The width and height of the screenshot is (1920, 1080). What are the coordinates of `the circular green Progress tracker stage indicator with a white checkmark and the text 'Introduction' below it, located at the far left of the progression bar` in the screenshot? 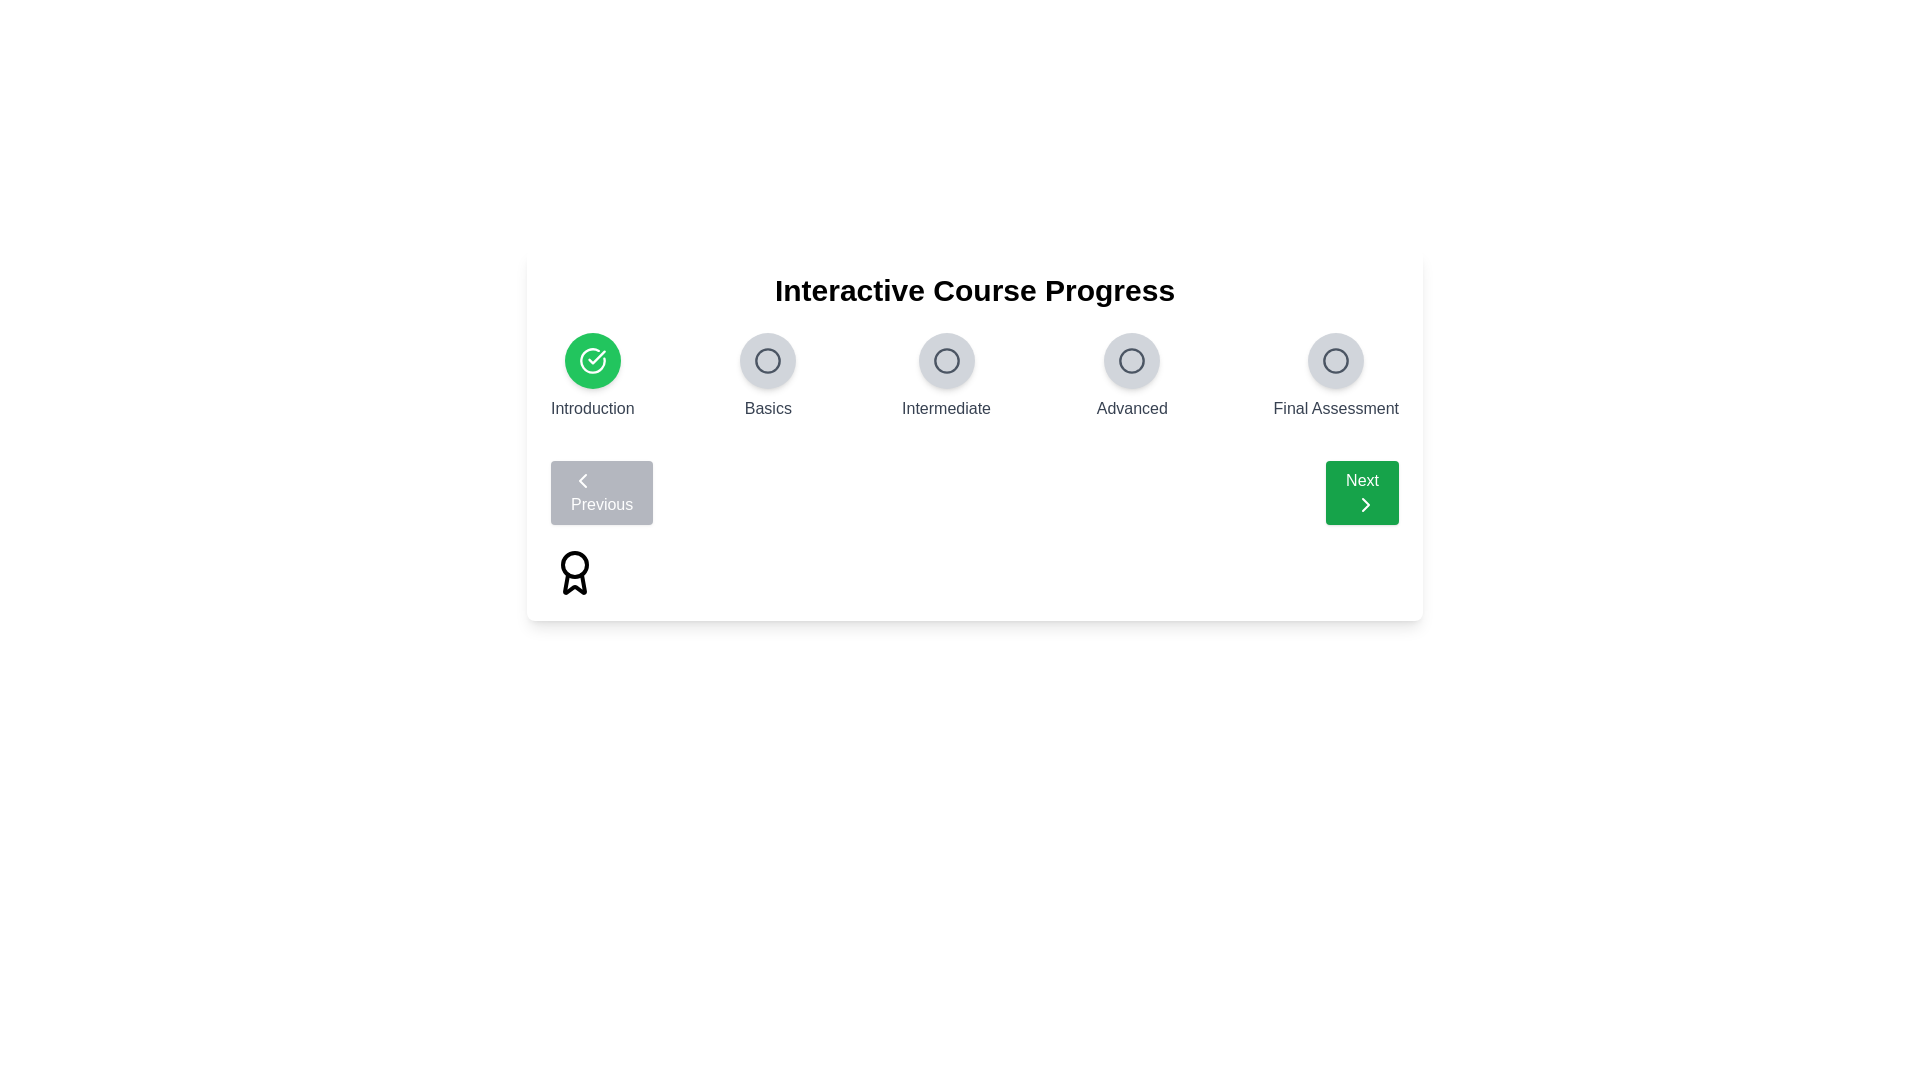 It's located at (591, 377).